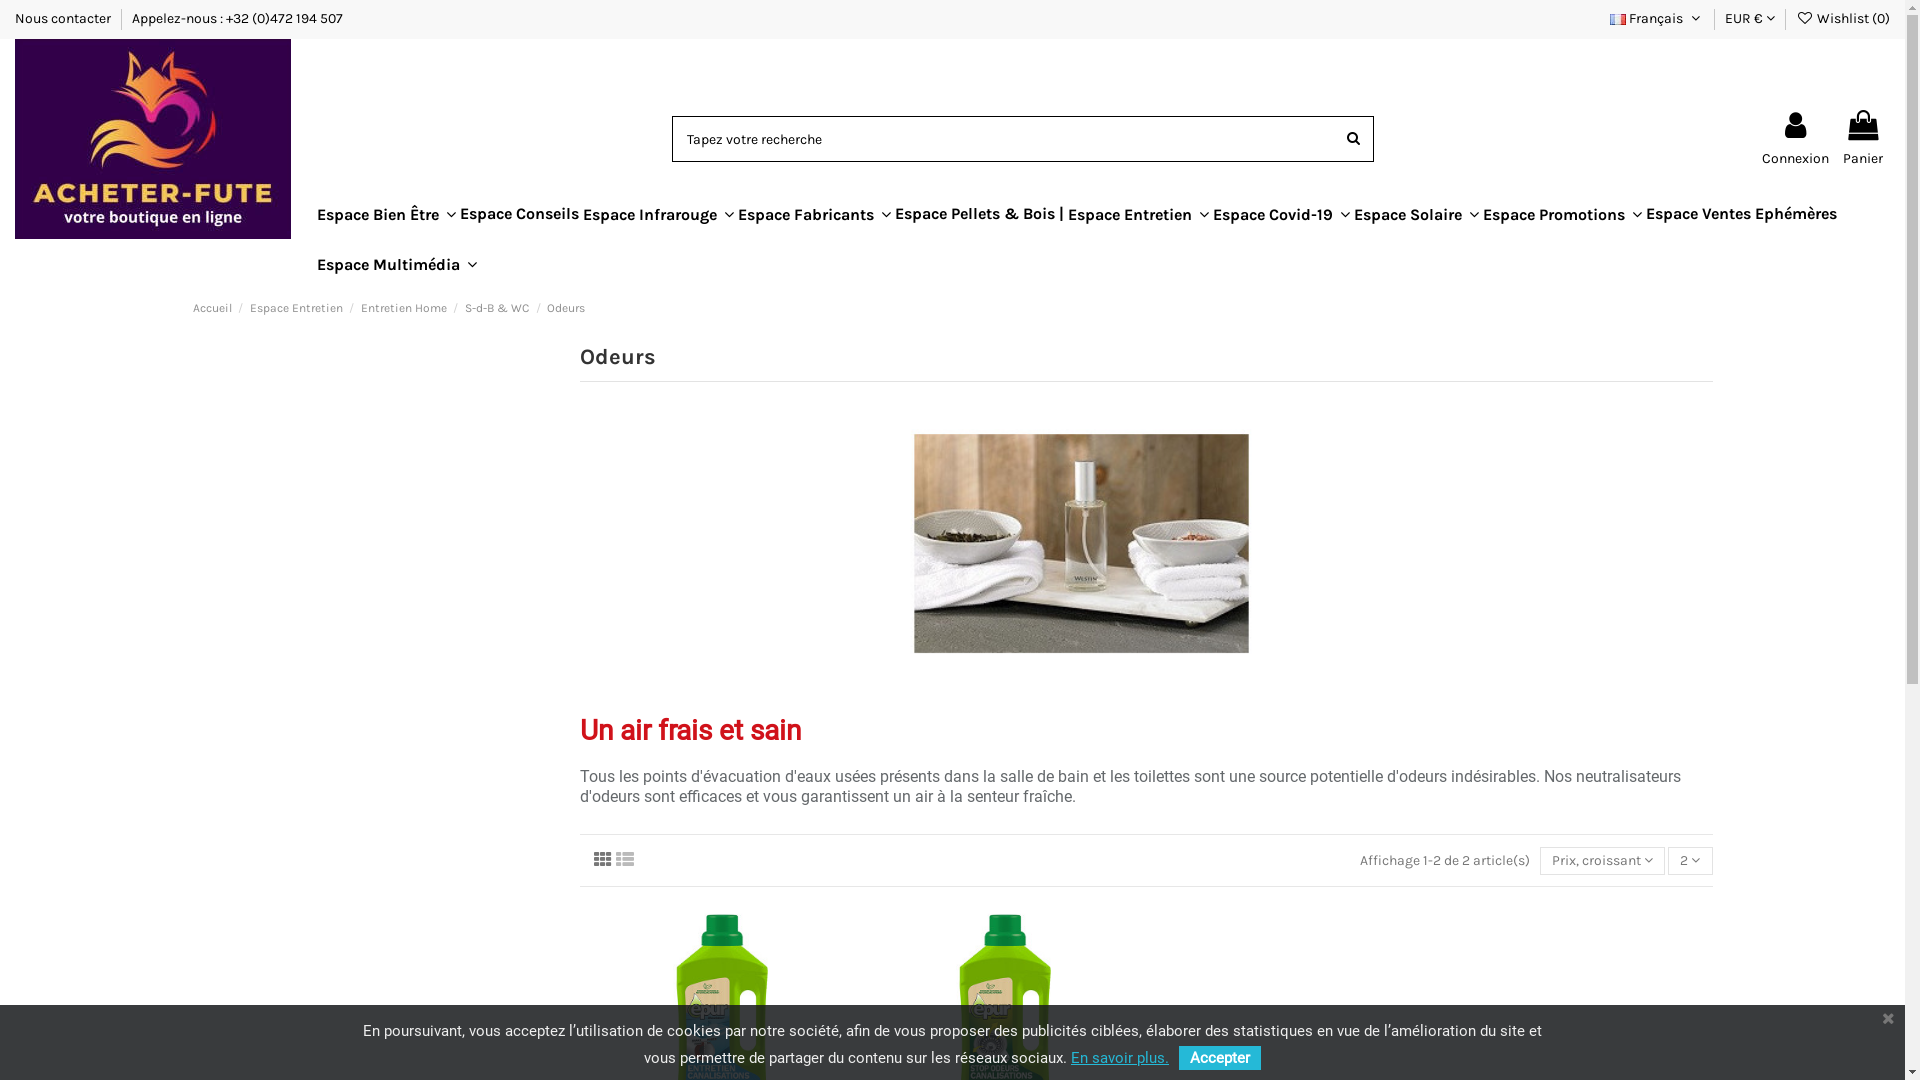 The width and height of the screenshot is (1920, 1080). What do you see at coordinates (64, 18) in the screenshot?
I see `'Nous contacter'` at bounding box center [64, 18].